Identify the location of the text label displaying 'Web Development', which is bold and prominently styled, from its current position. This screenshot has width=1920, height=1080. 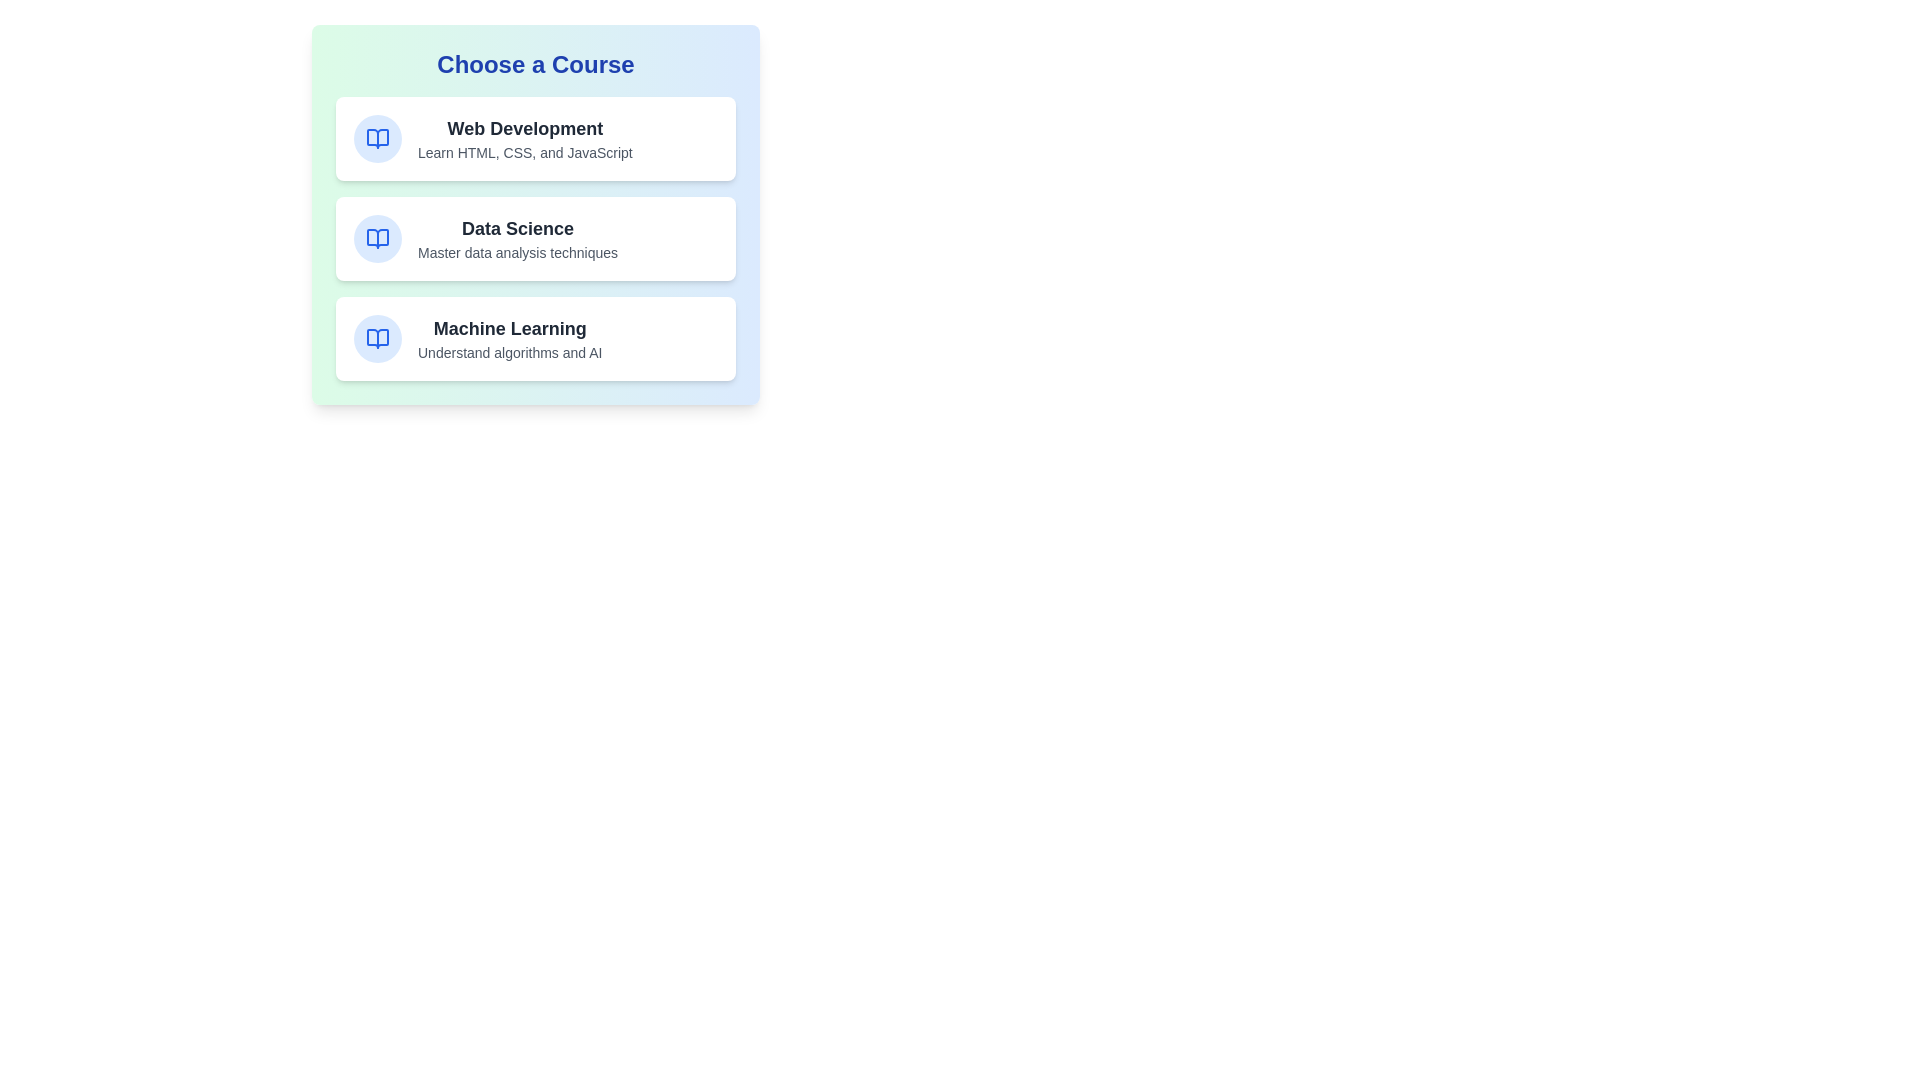
(525, 128).